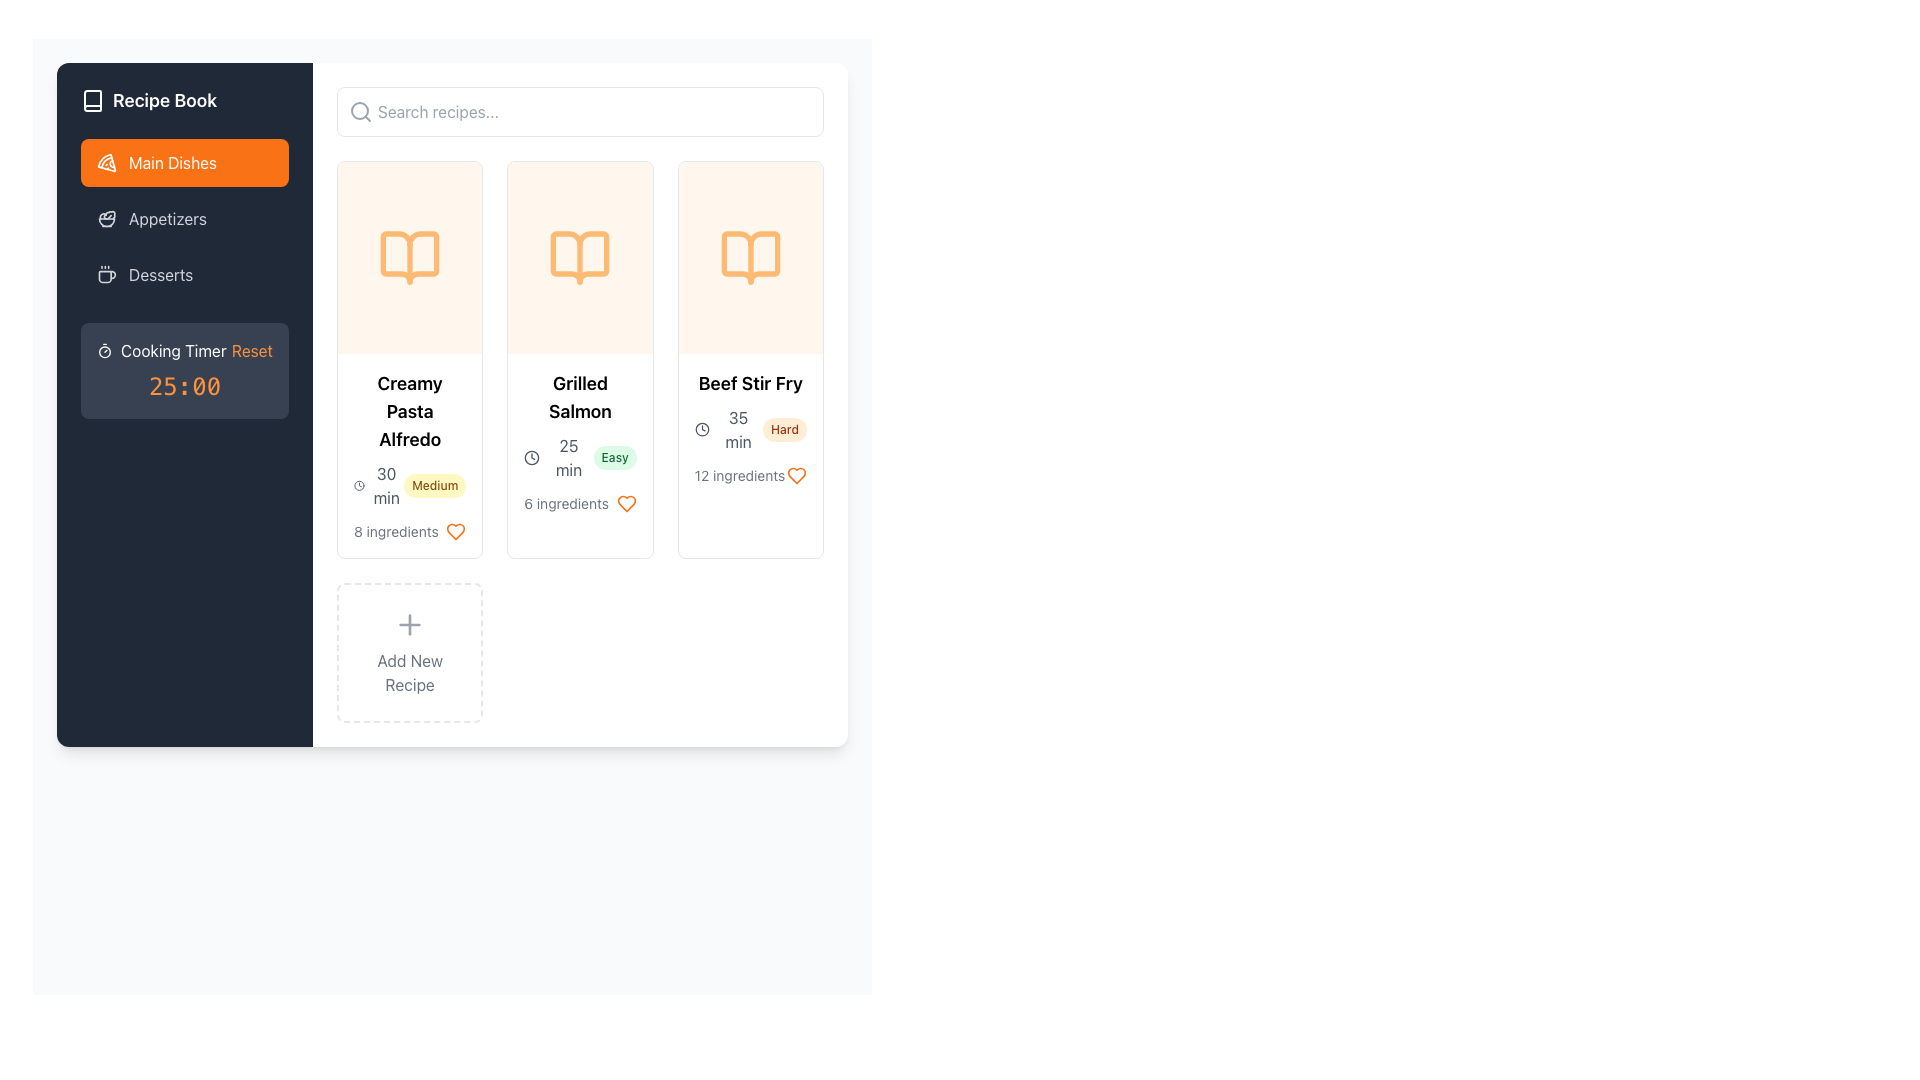  What do you see at coordinates (409, 486) in the screenshot?
I see `the informational label grouping displaying the estimated cooking time and difficulty level under the recipe title 'Creamy Pasta Alfredo'` at bounding box center [409, 486].